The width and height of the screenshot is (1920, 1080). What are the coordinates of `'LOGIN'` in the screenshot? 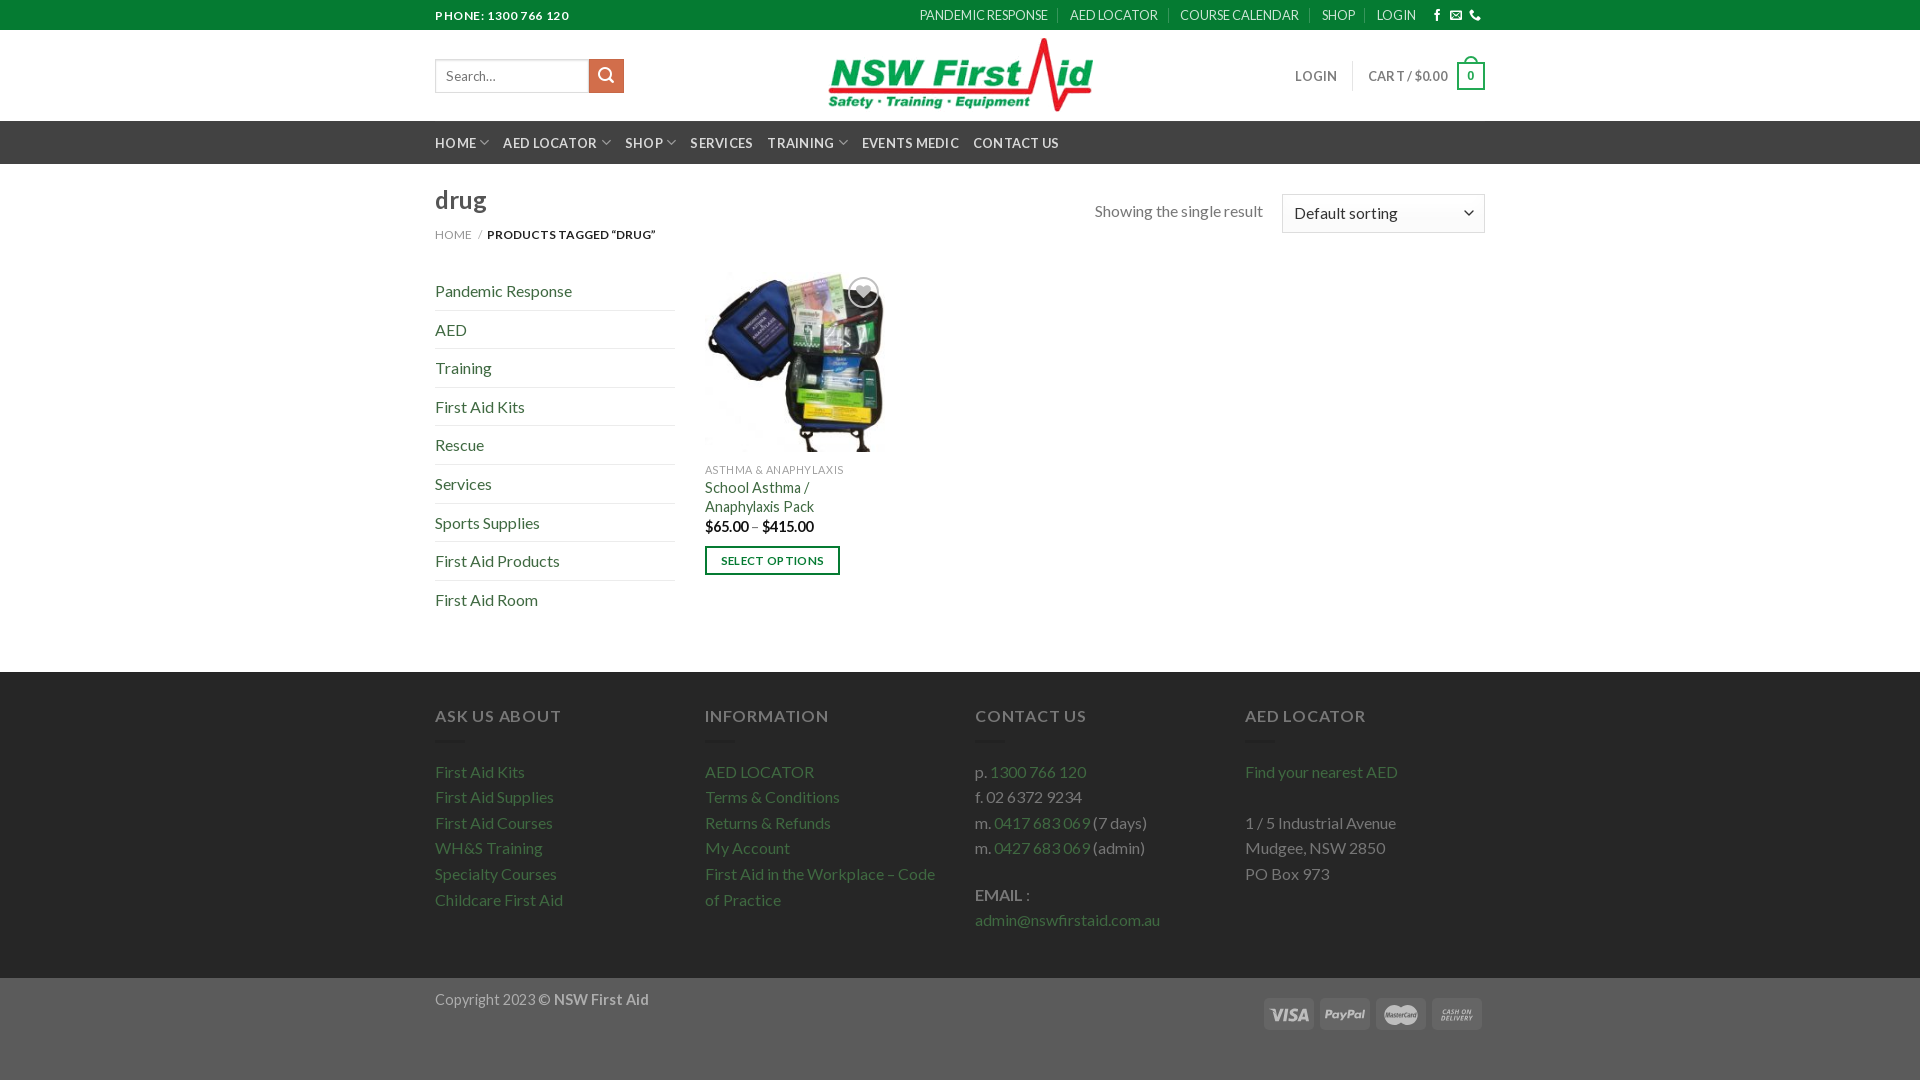 It's located at (1315, 75).